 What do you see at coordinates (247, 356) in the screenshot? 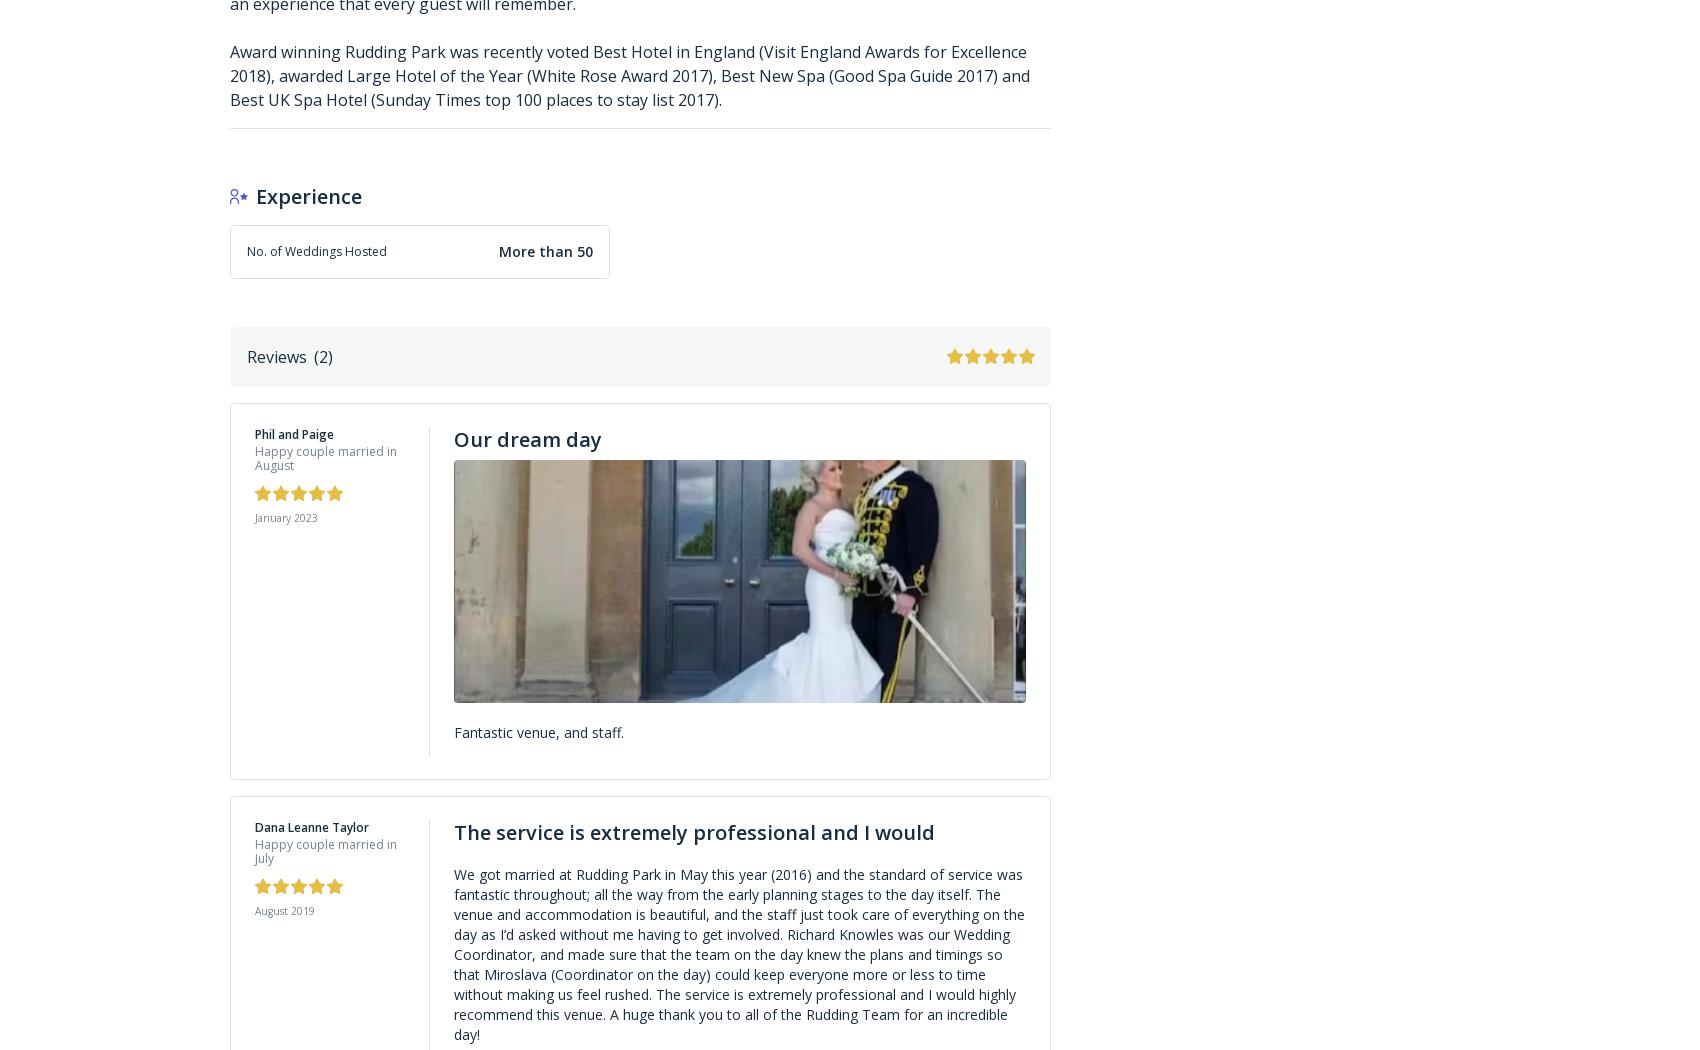
I see `'Reviews'` at bounding box center [247, 356].